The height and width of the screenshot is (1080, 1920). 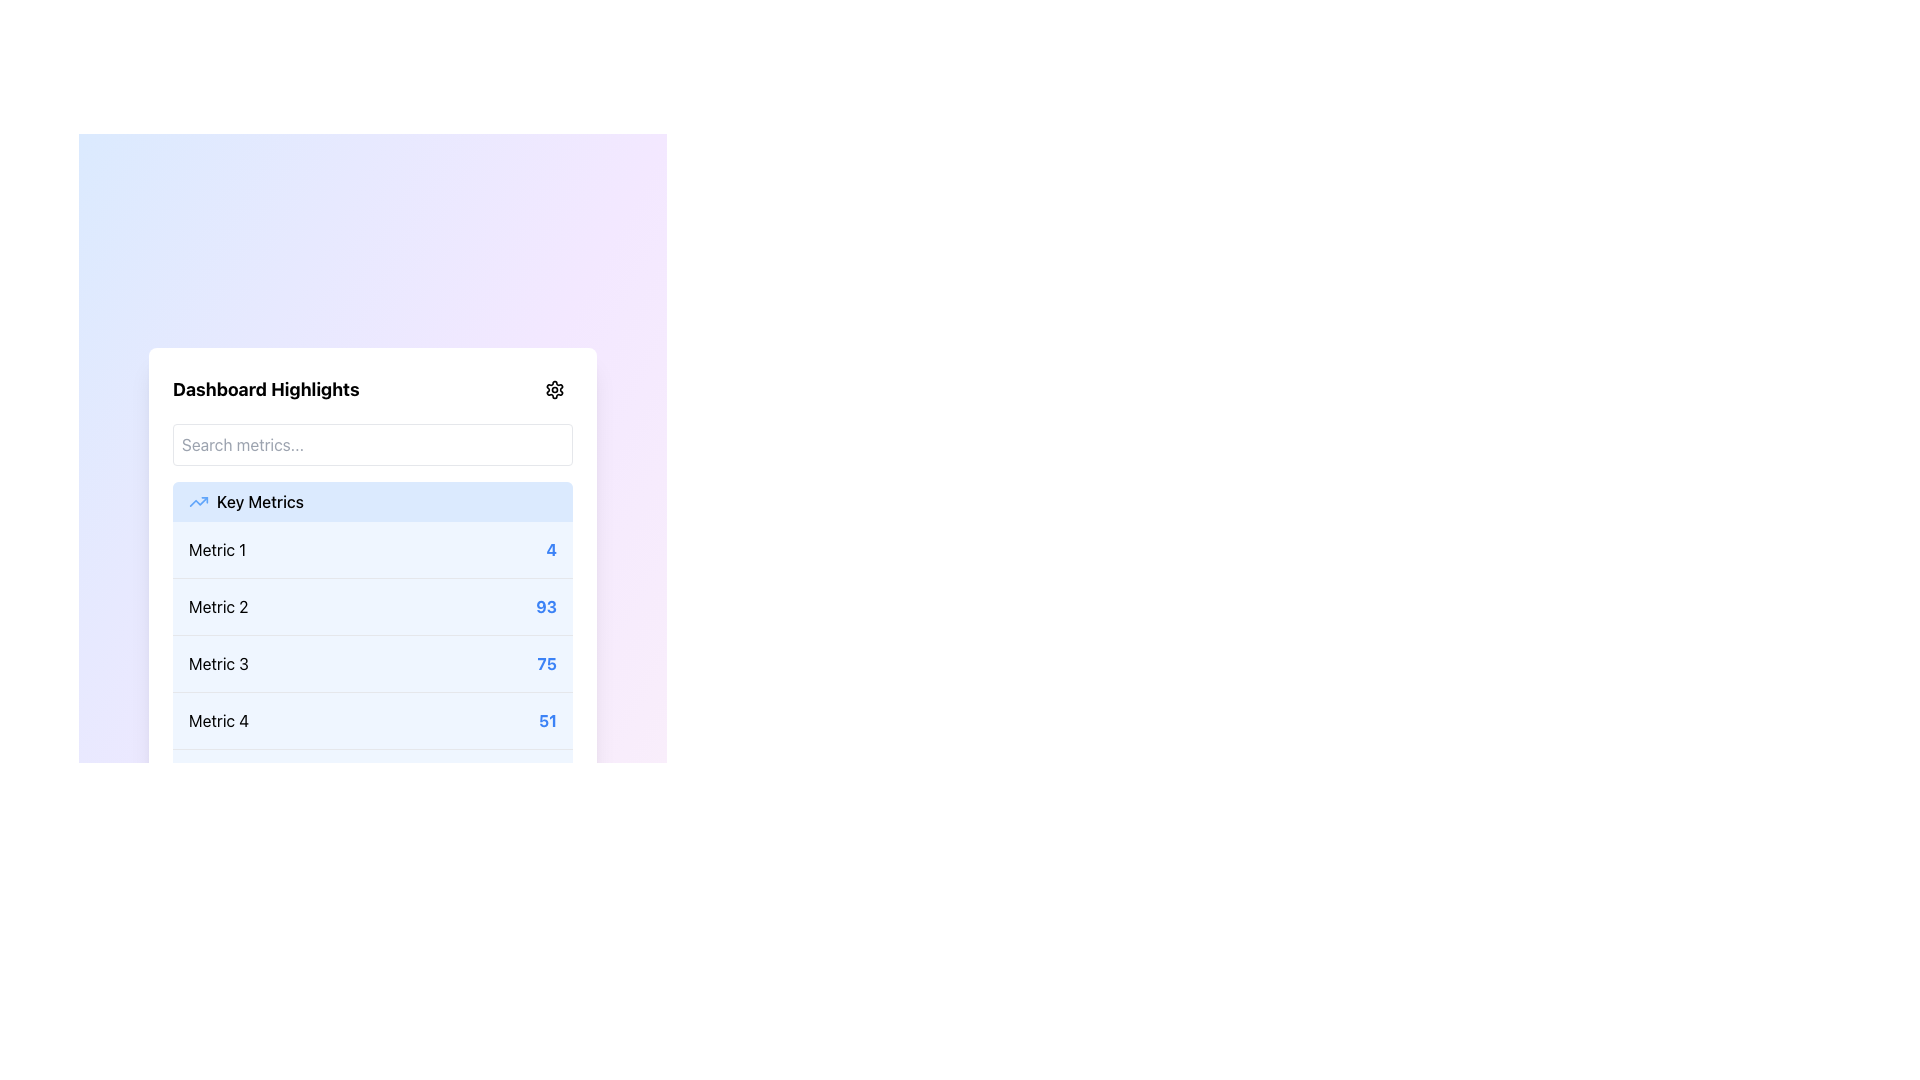 What do you see at coordinates (217, 550) in the screenshot?
I see `the 'Metric 1' text label located in the 'Key Metrics' section` at bounding box center [217, 550].